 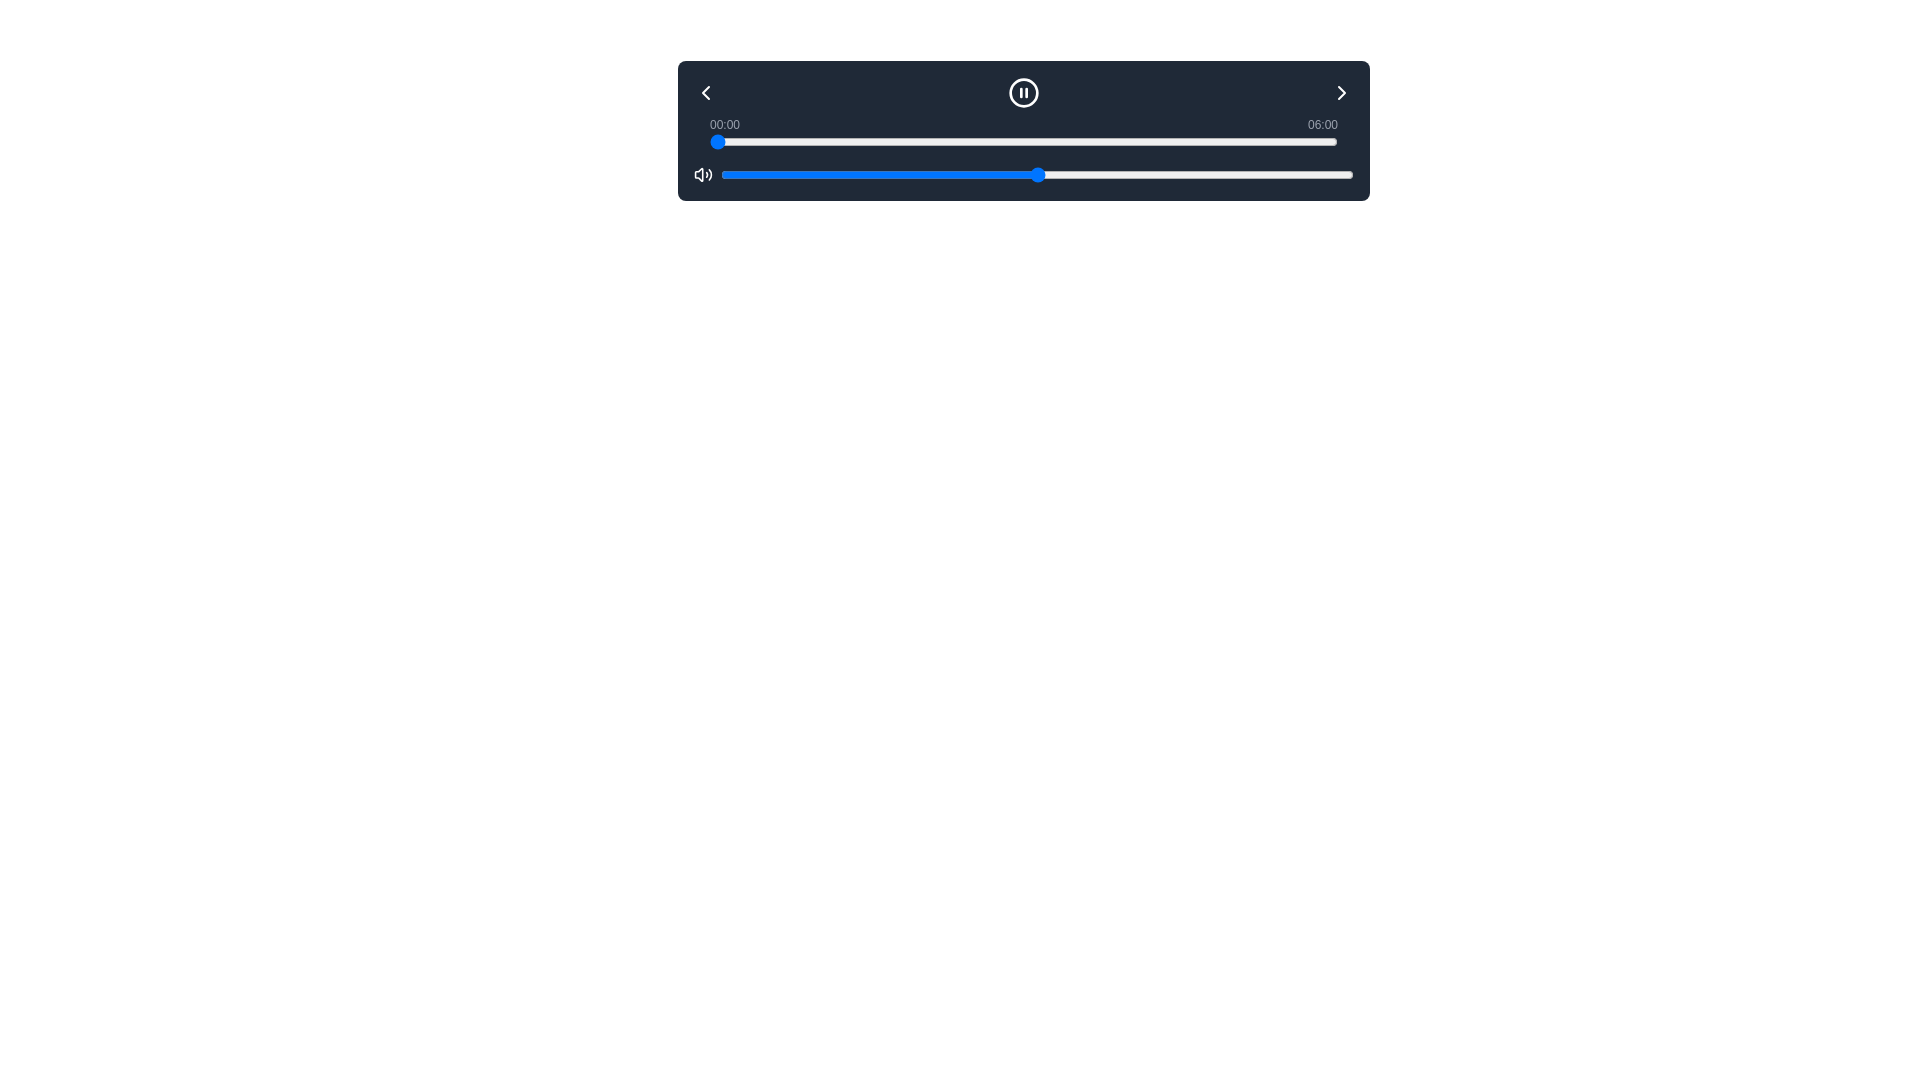 I want to click on the slider, so click(x=879, y=173).